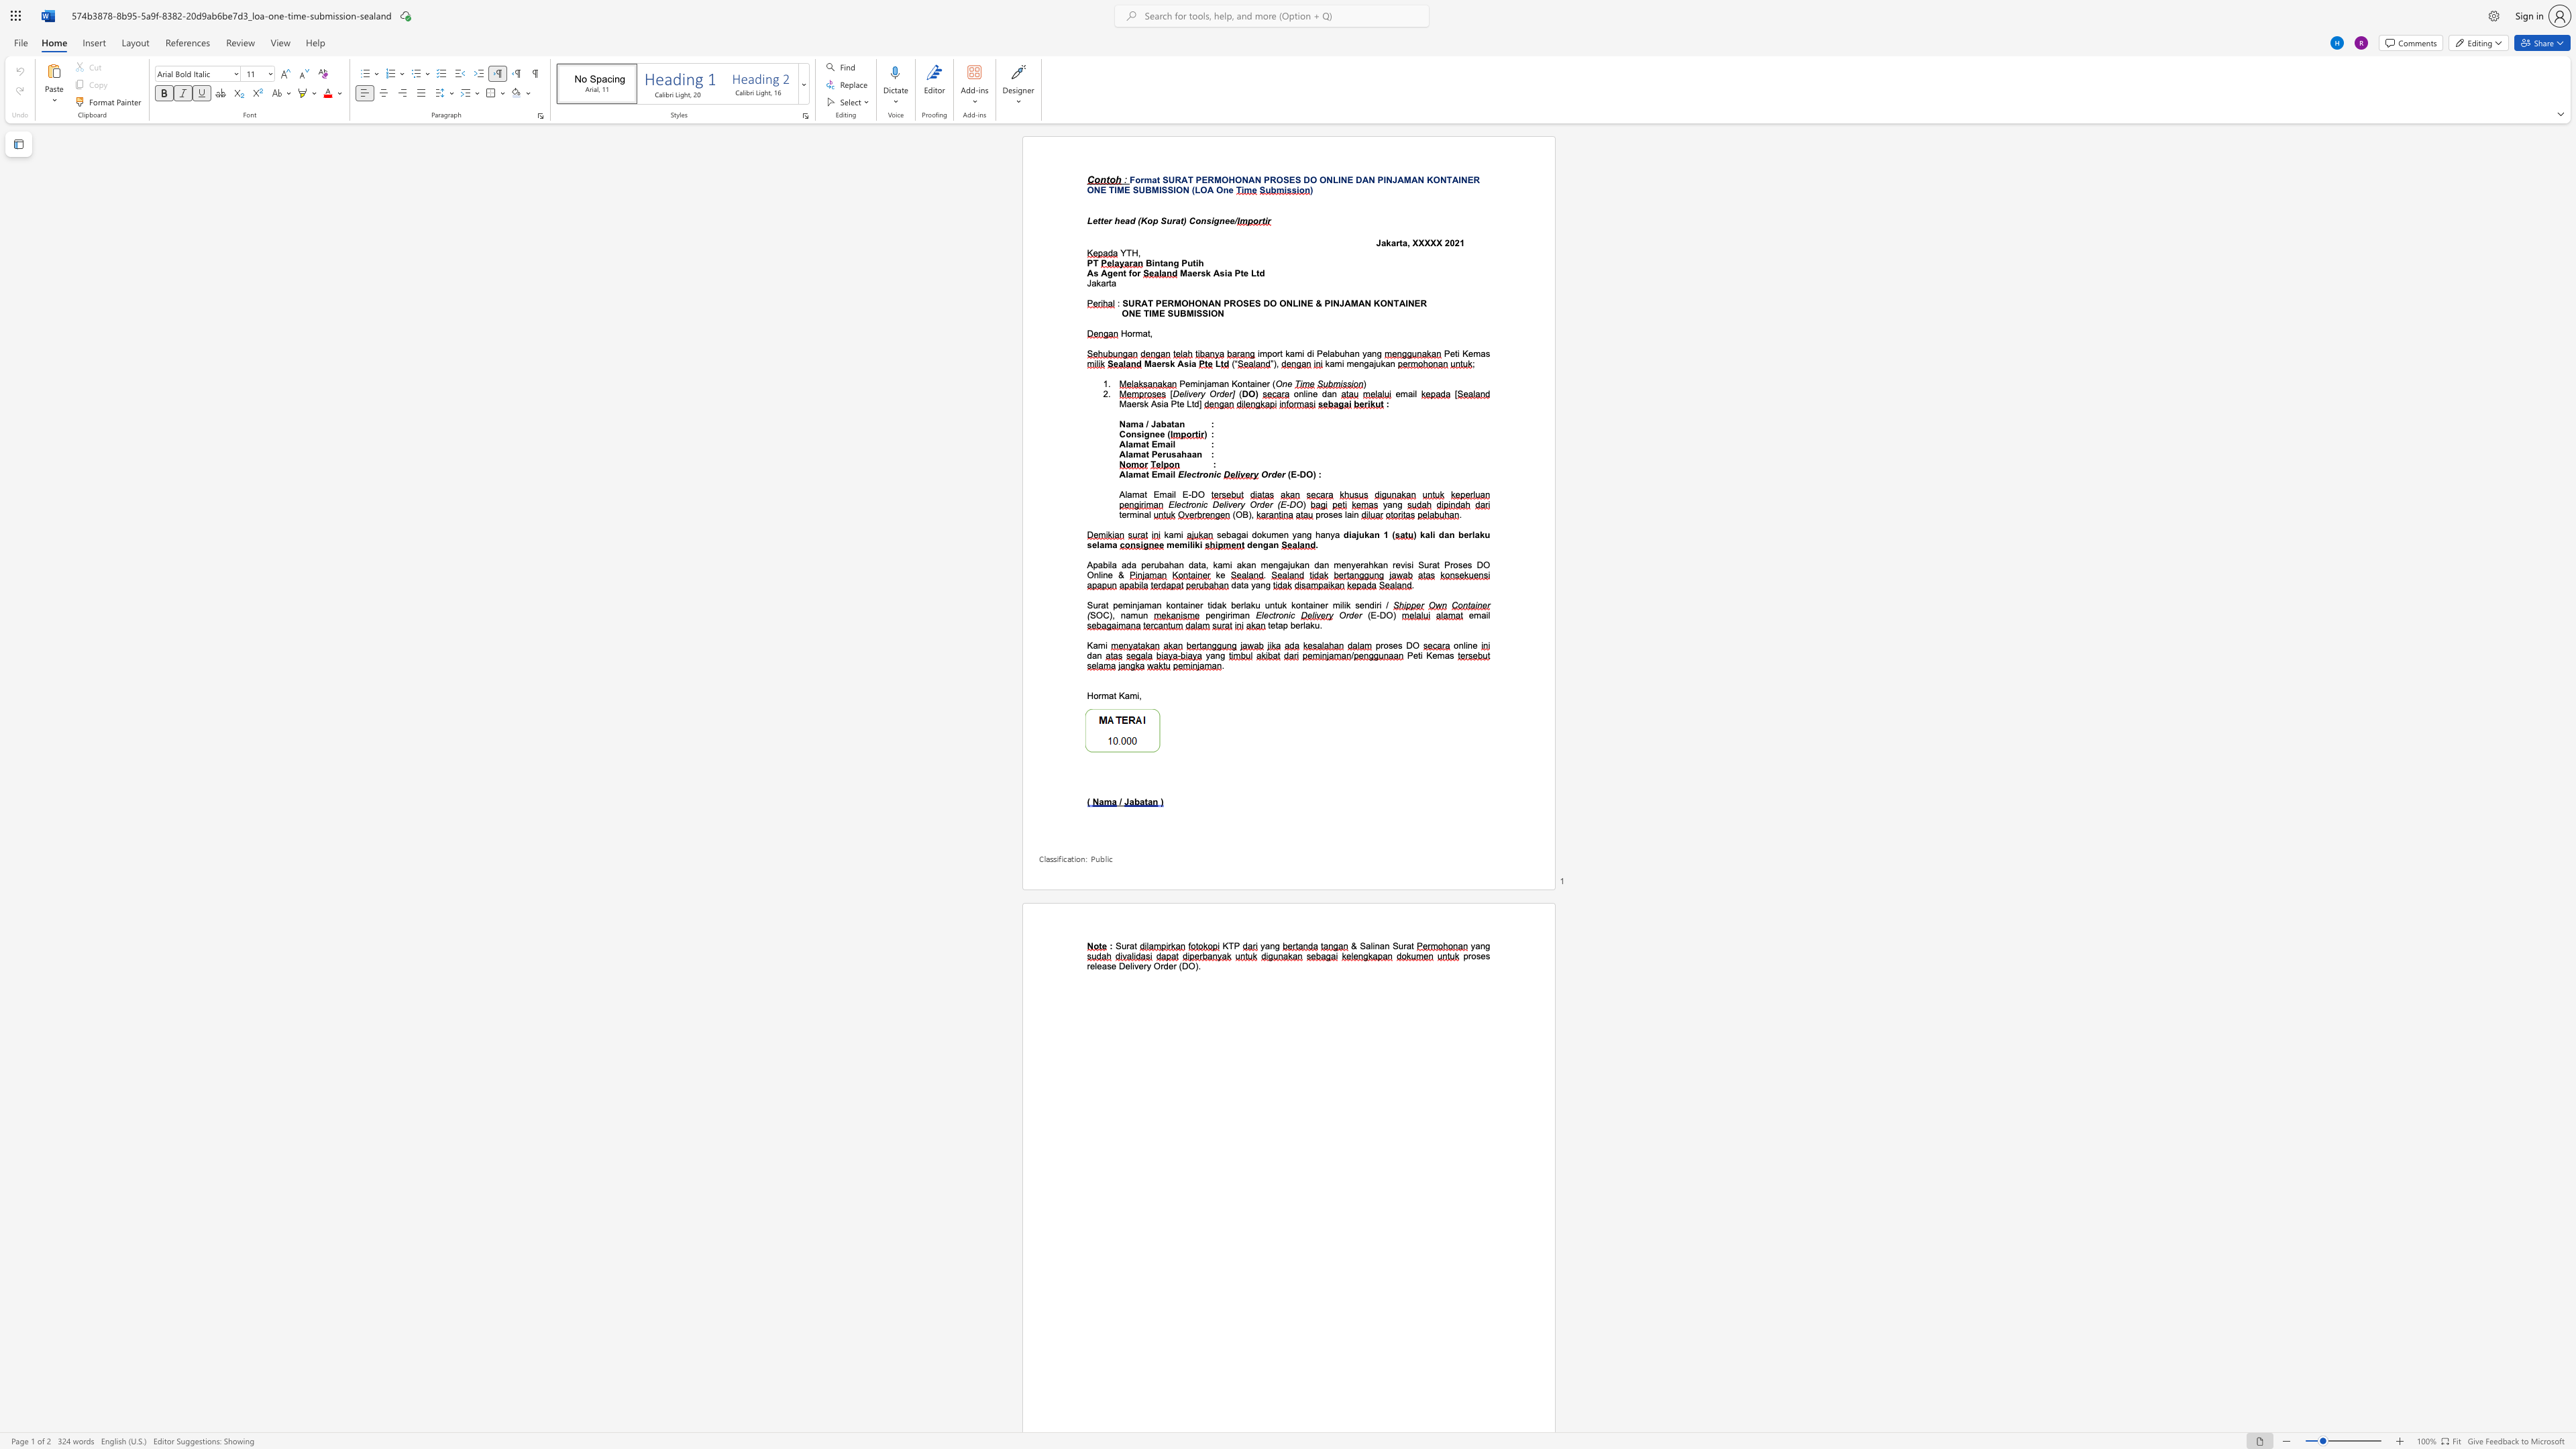 The height and width of the screenshot is (1449, 2576). I want to click on the subset text "ngajukan" within the text "mengajukan", so click(1357, 362).